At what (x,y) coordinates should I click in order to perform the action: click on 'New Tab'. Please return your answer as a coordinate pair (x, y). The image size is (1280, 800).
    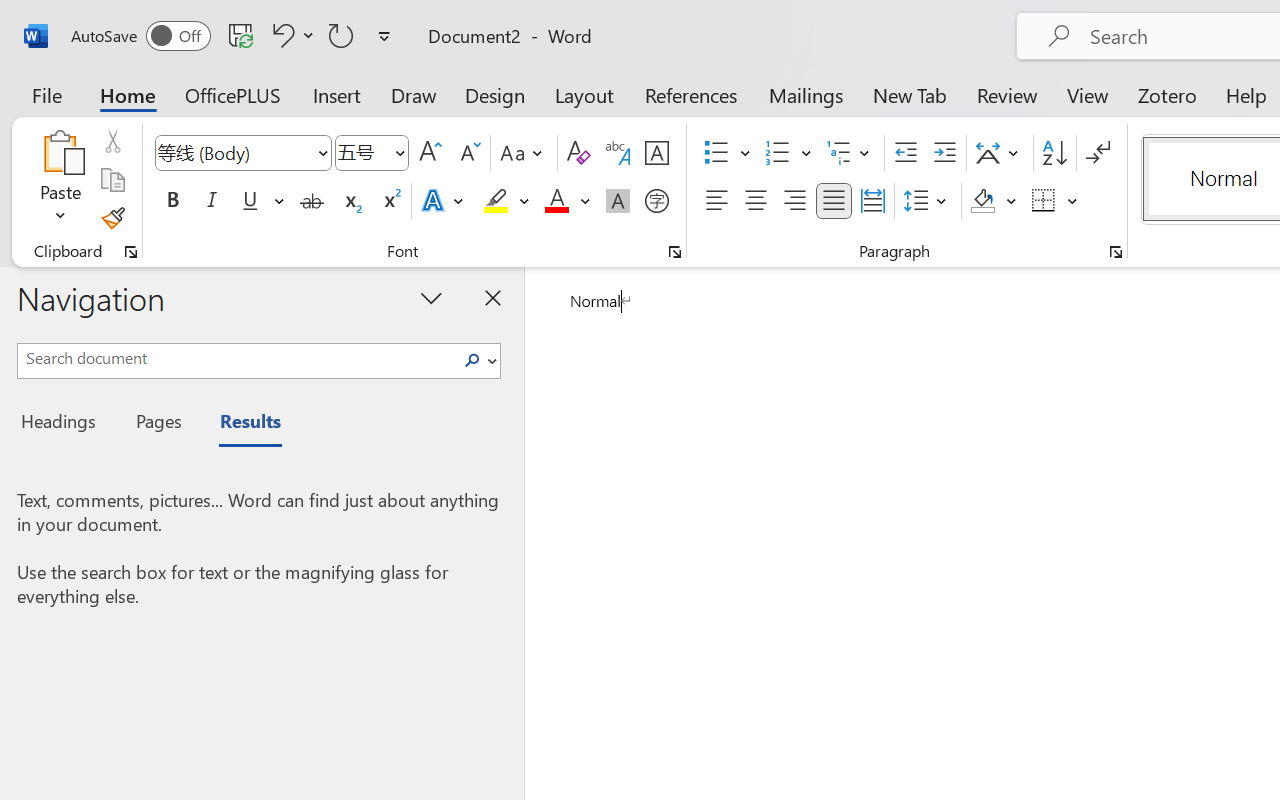
    Looking at the image, I should click on (909, 94).